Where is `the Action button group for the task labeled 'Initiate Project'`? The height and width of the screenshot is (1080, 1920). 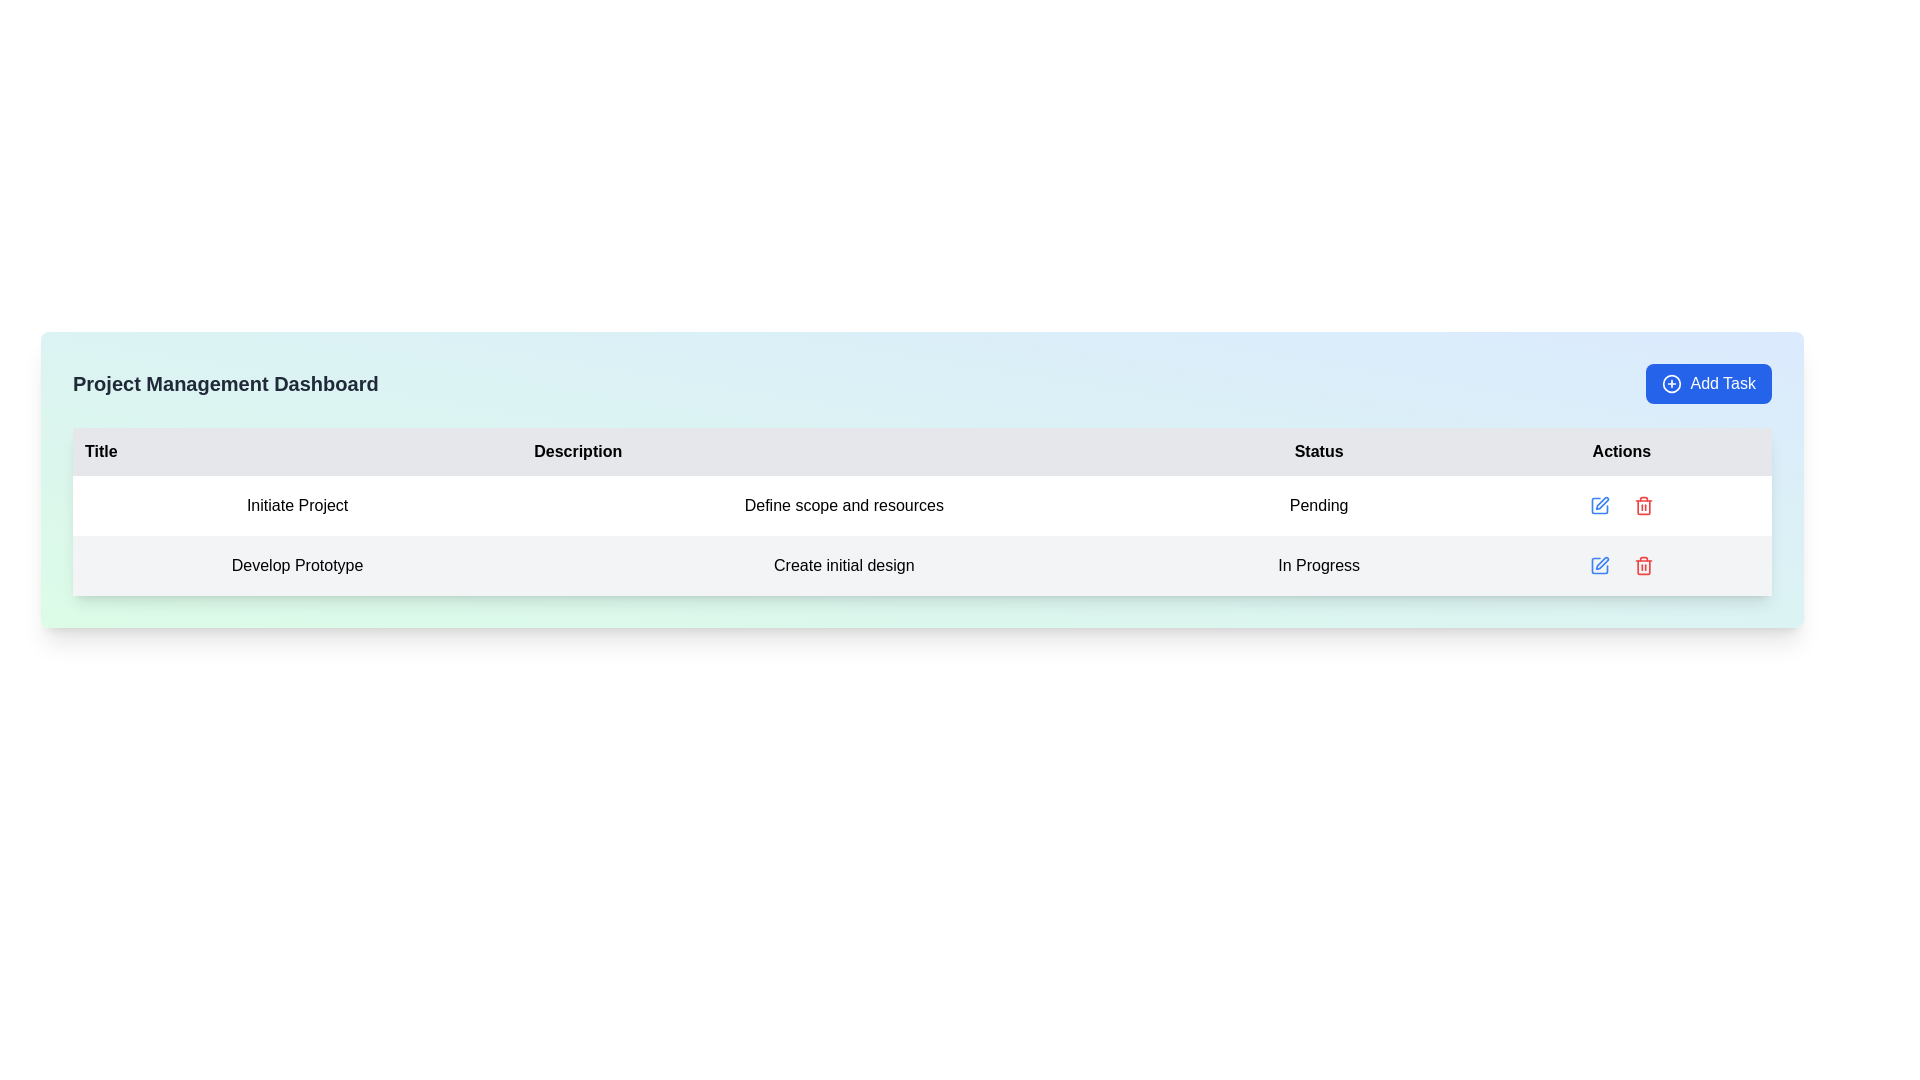 the Action button group for the task labeled 'Initiate Project' is located at coordinates (1621, 504).